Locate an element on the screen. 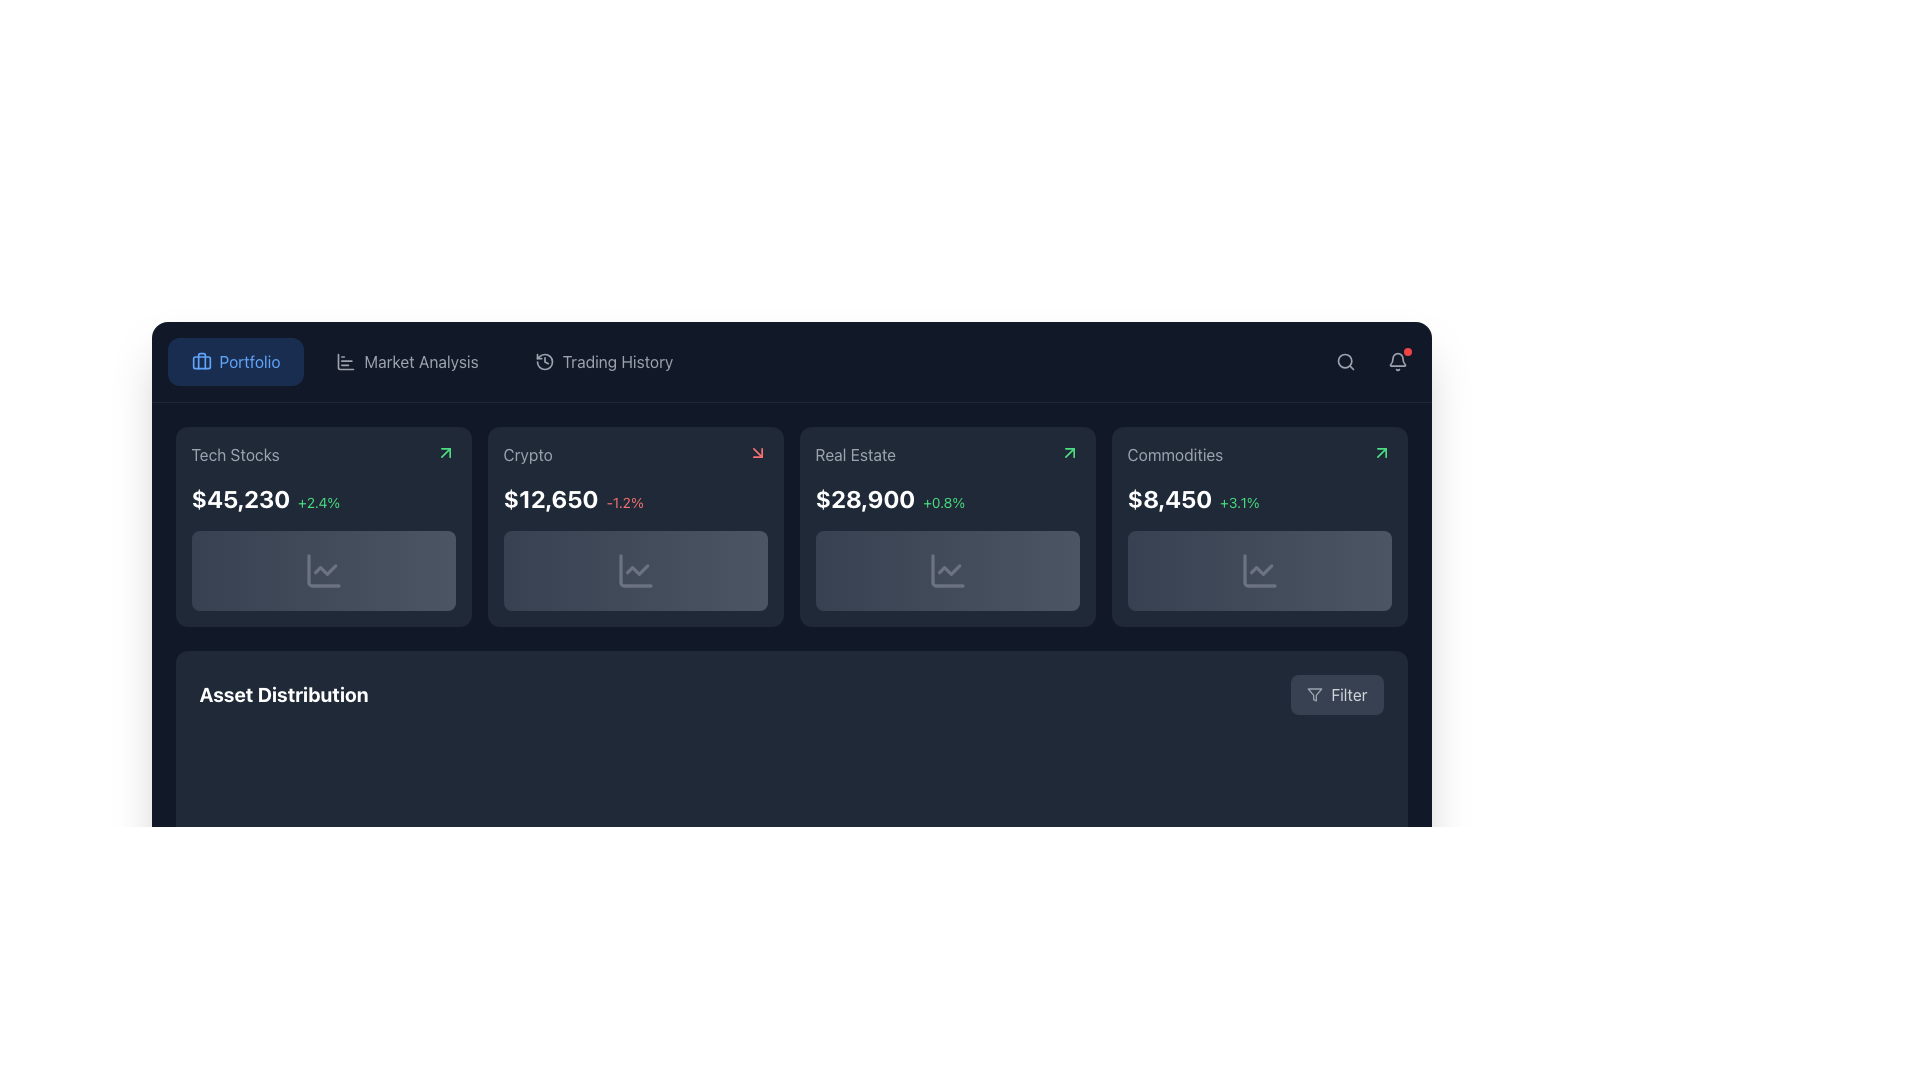 Image resolution: width=1920 pixels, height=1080 pixels. percentage increase value displayed in the Text label located to the right of the '$8,450' text within the 'Commodities' card is located at coordinates (1238, 501).